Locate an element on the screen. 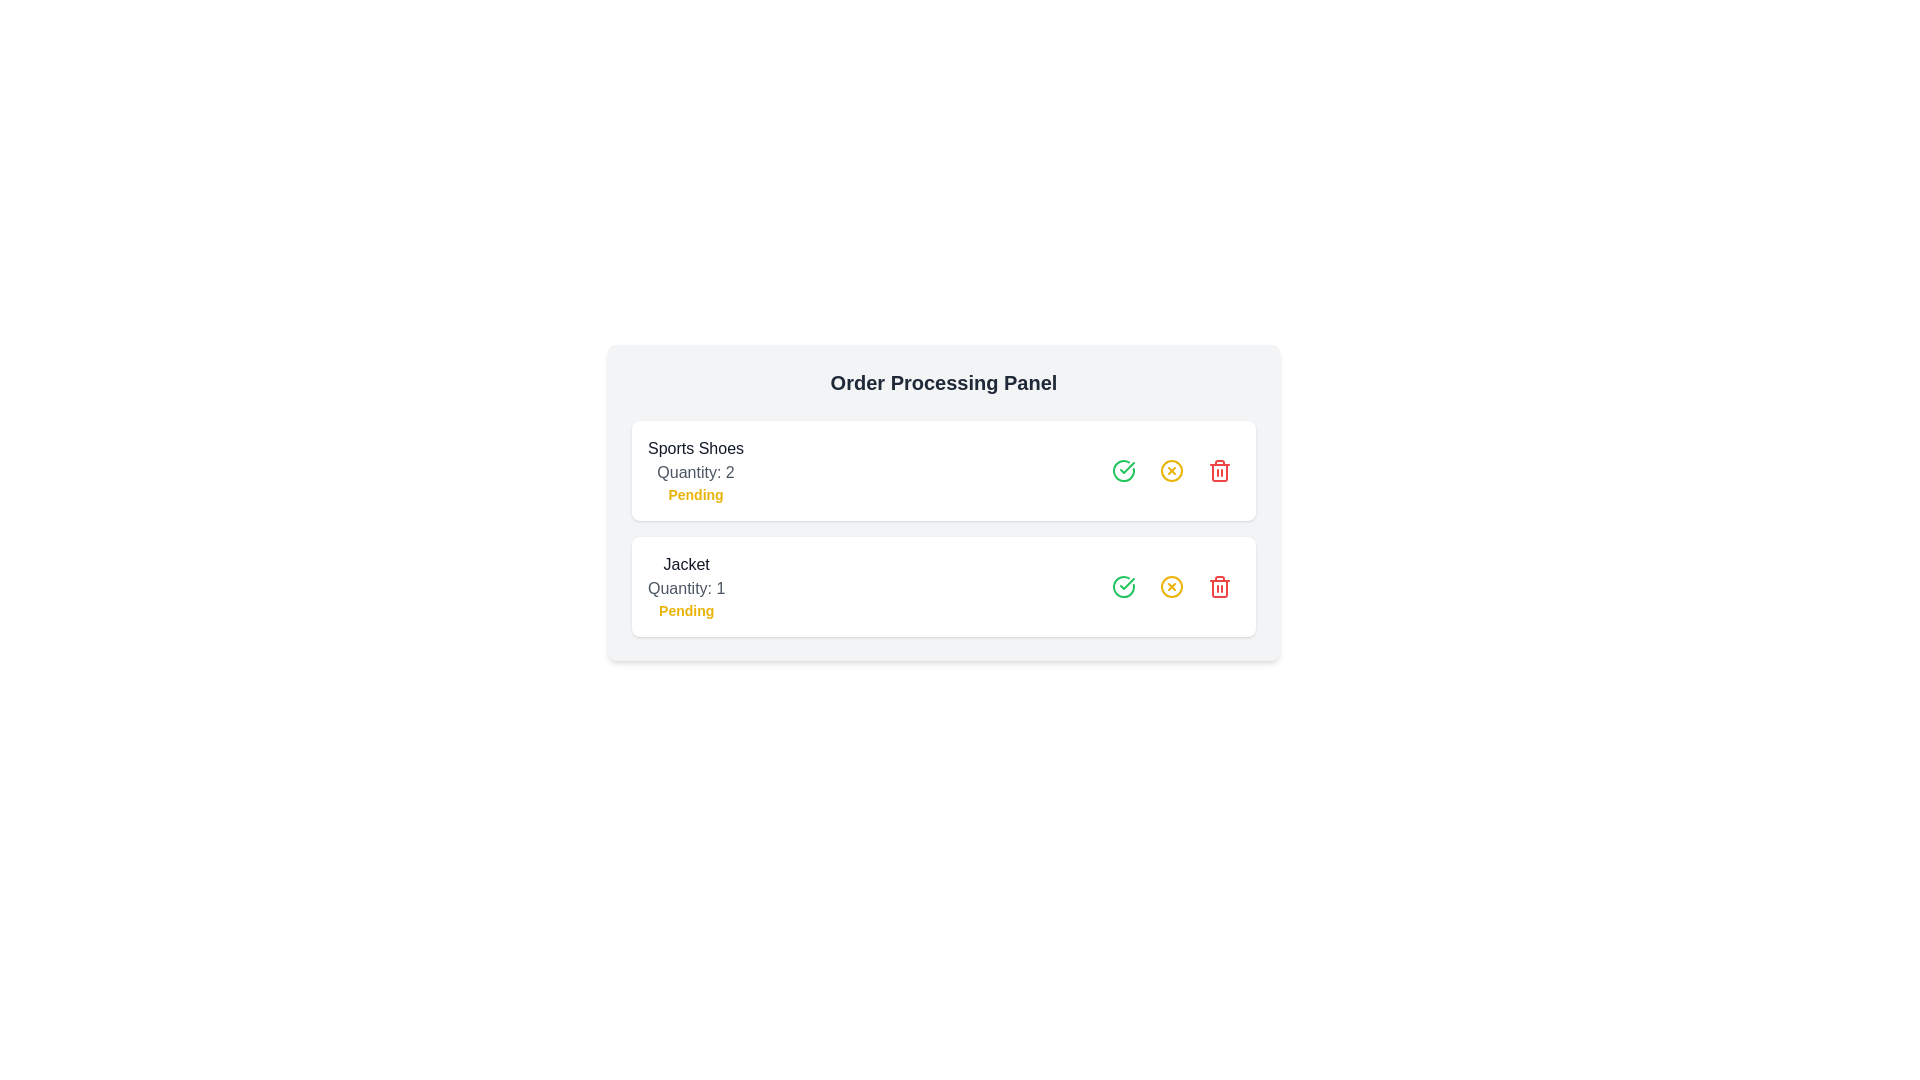 This screenshot has width=1920, height=1080. the yellow 'reject' button with an 'X' mark located at the bottom-right corner of the 'Jacket' card is located at coordinates (1171, 585).